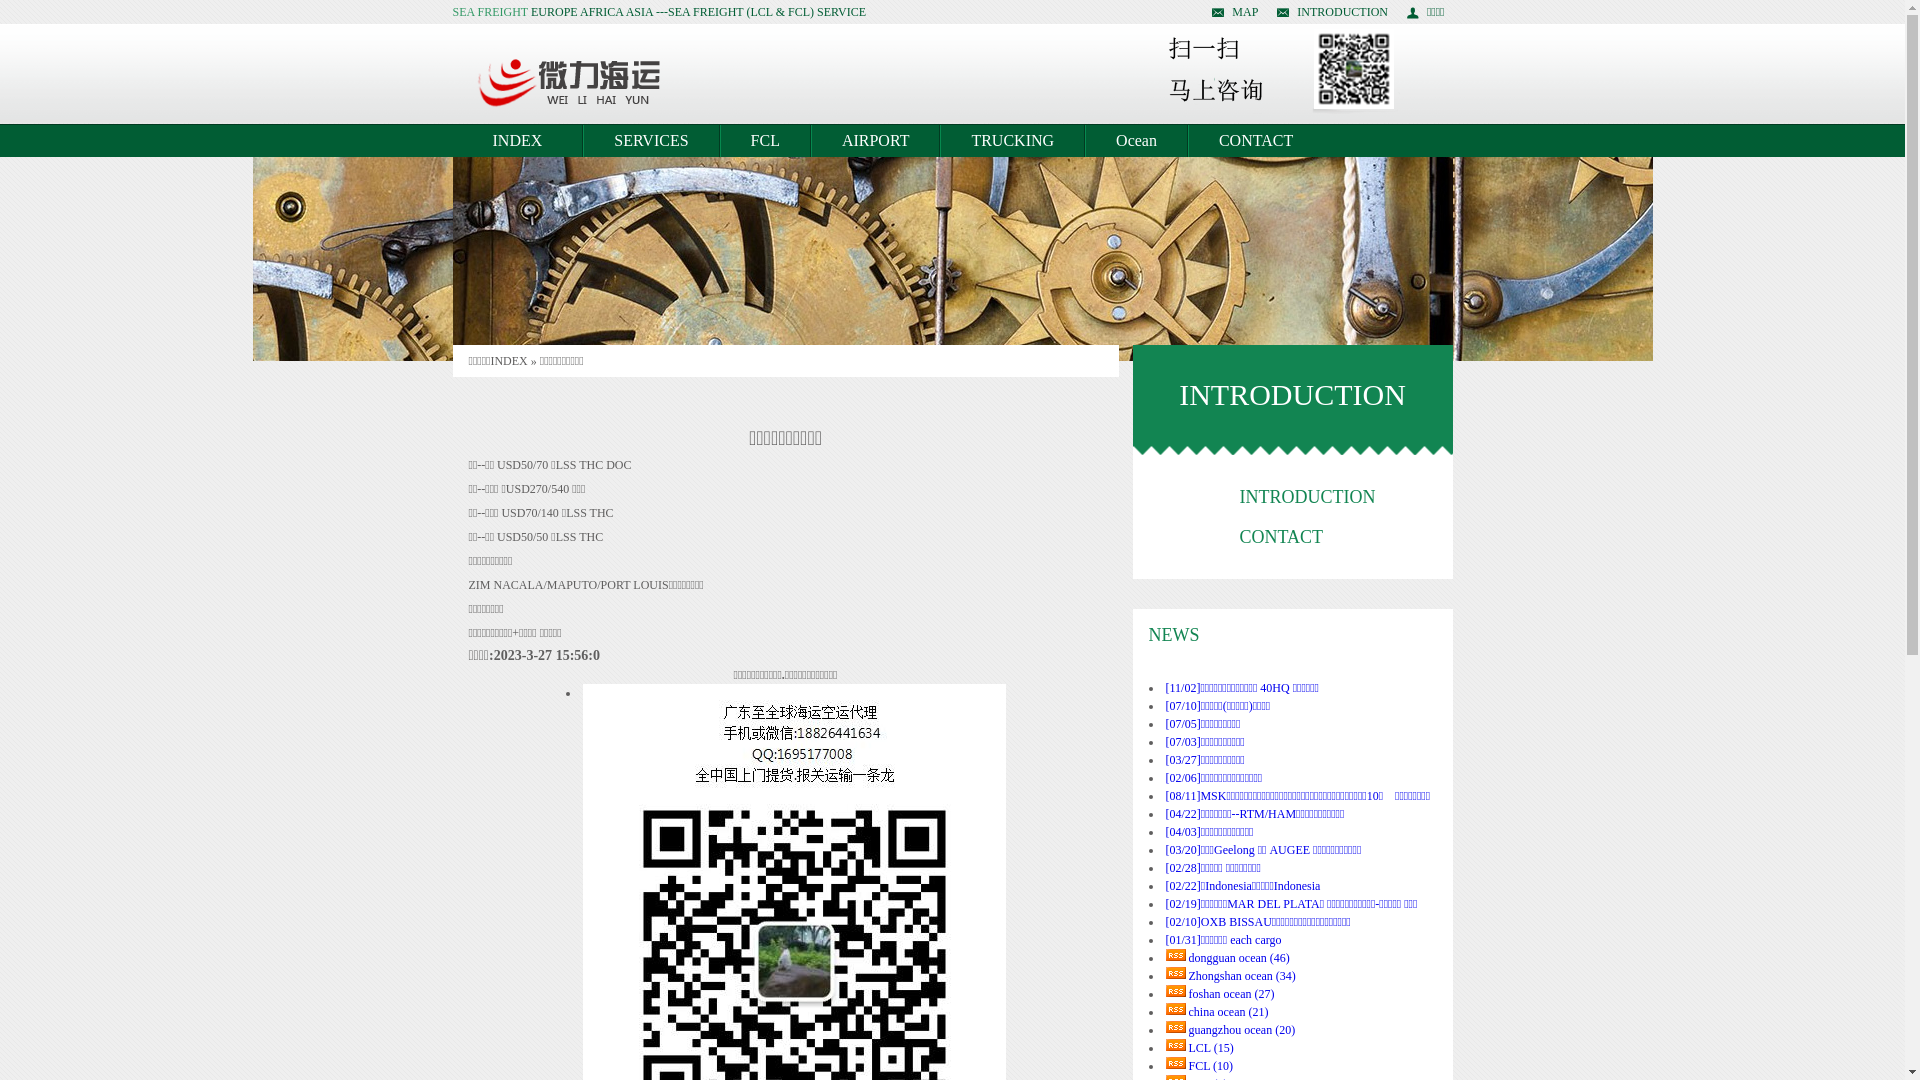 The image size is (1920, 1080). Describe the element at coordinates (1254, 140) in the screenshot. I see `'CONTACT'` at that location.